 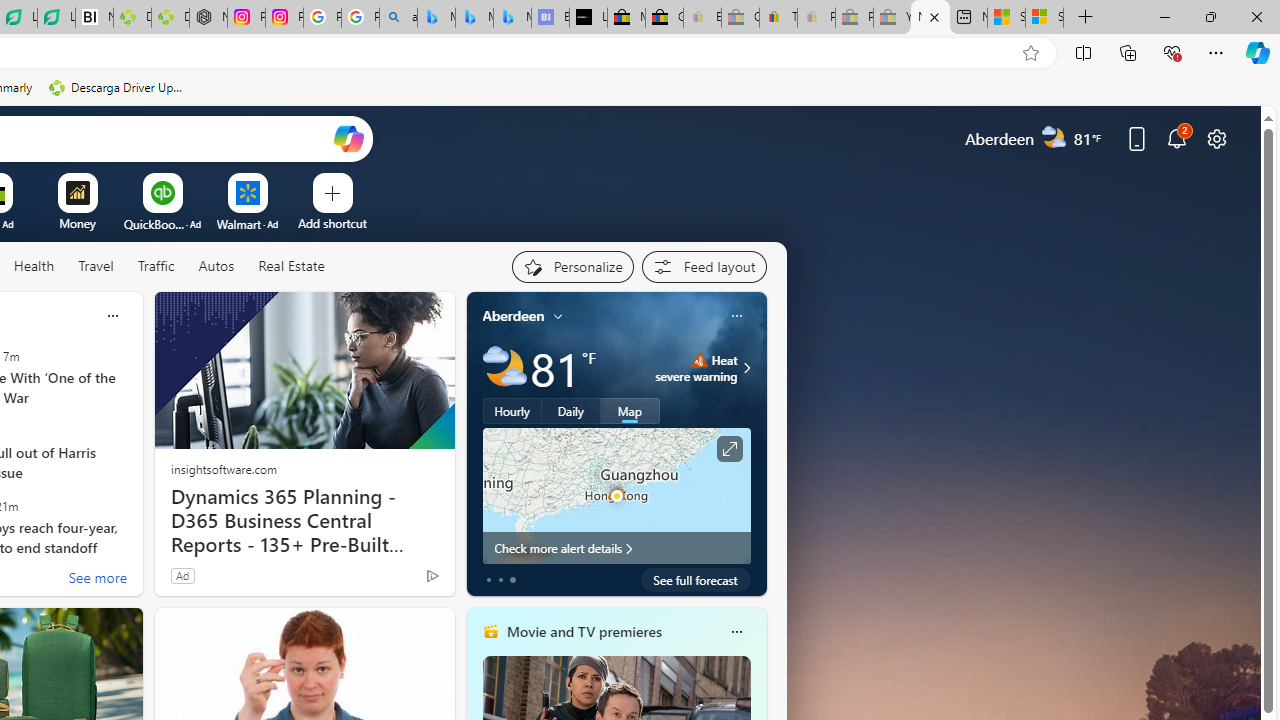 I want to click on 'Traffic', so click(x=155, y=266).